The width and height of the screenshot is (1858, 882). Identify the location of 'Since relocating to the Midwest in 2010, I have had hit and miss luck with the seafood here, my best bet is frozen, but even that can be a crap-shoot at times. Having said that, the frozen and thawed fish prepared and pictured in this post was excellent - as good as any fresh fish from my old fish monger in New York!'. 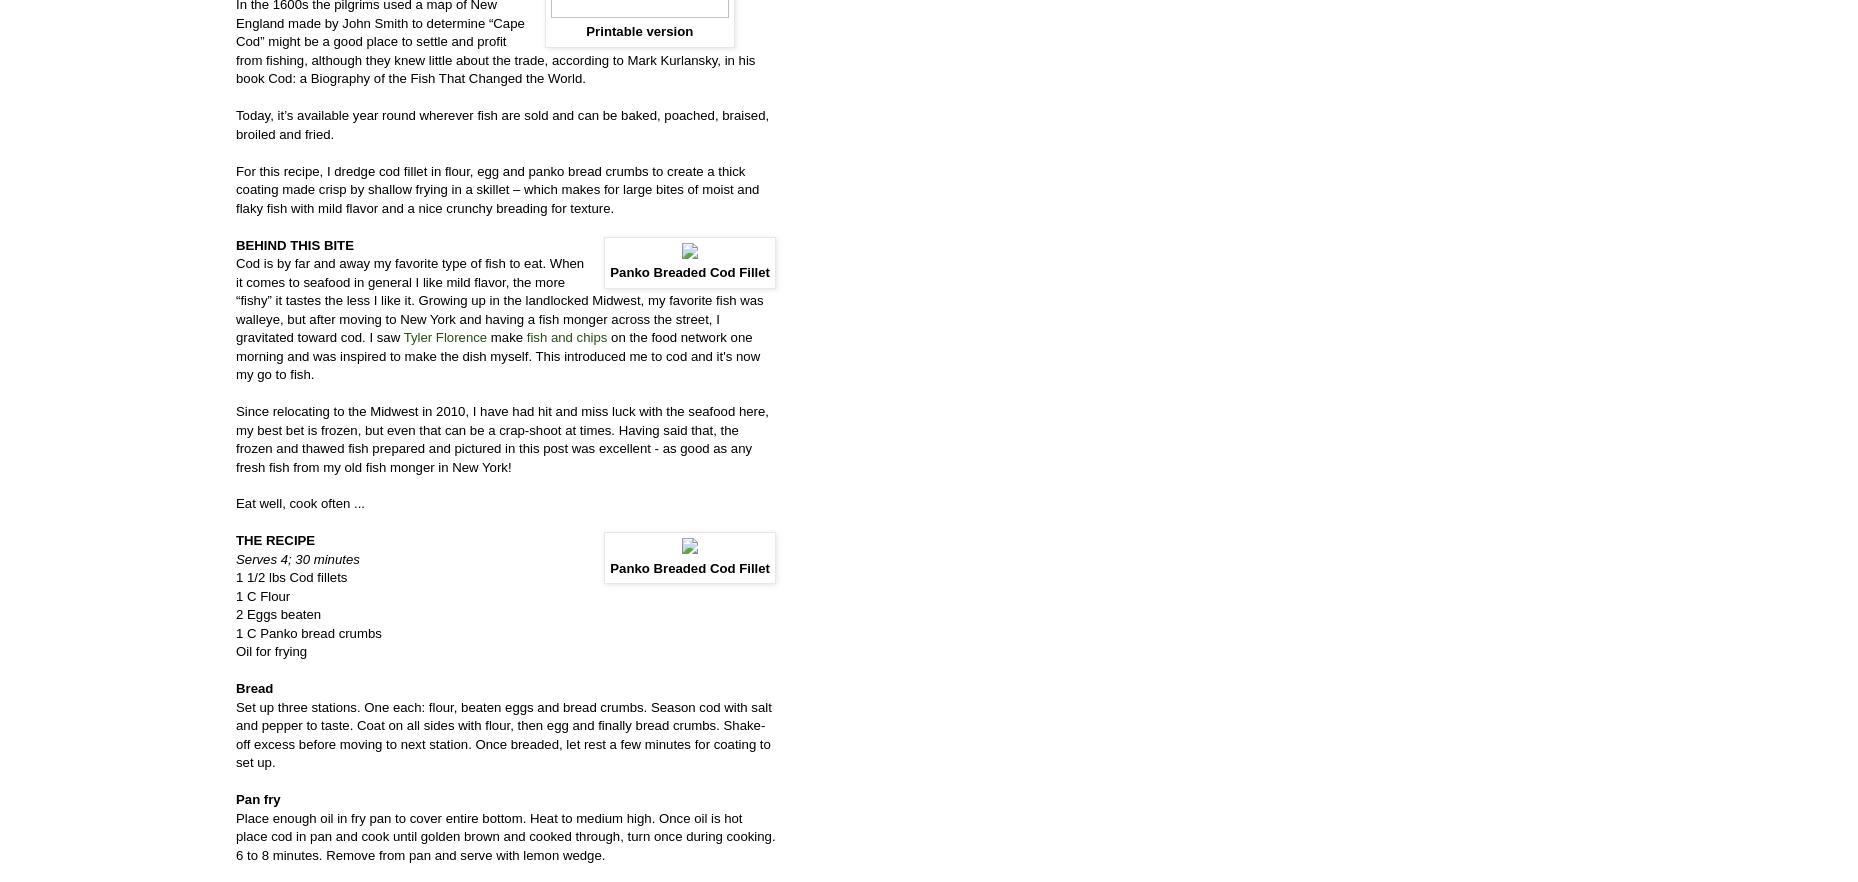
(502, 437).